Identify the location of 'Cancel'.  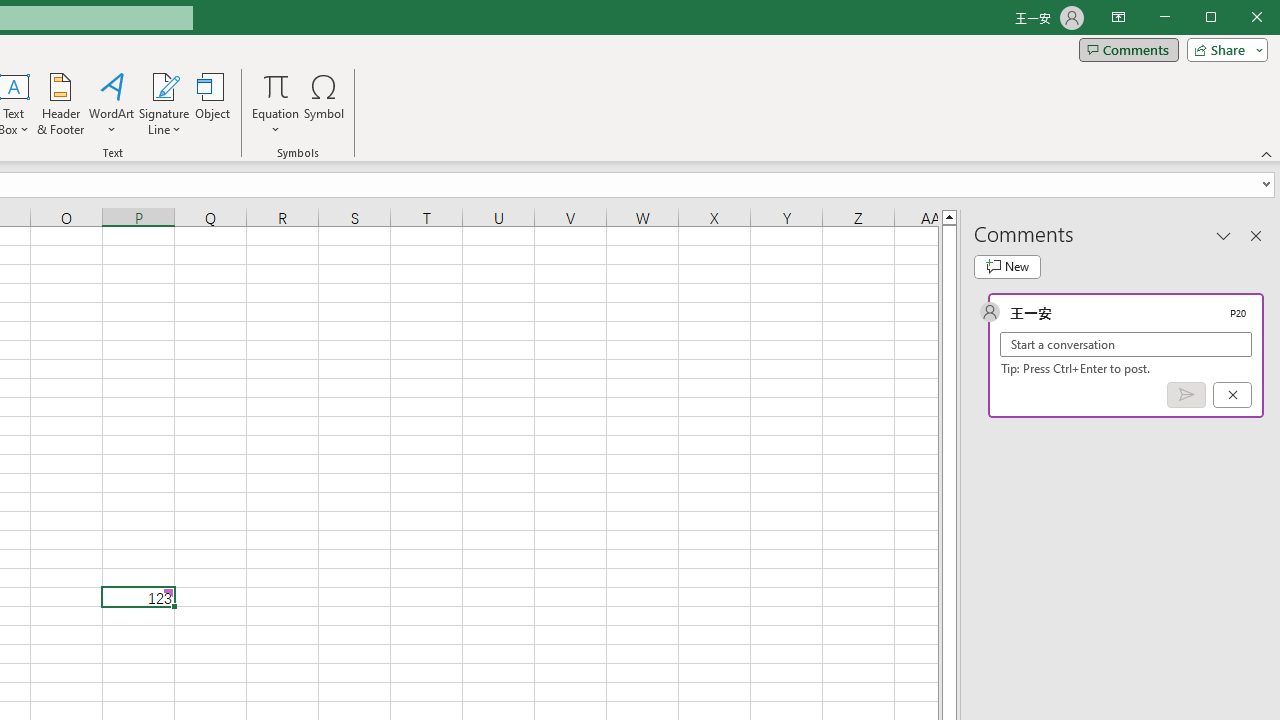
(1231, 395).